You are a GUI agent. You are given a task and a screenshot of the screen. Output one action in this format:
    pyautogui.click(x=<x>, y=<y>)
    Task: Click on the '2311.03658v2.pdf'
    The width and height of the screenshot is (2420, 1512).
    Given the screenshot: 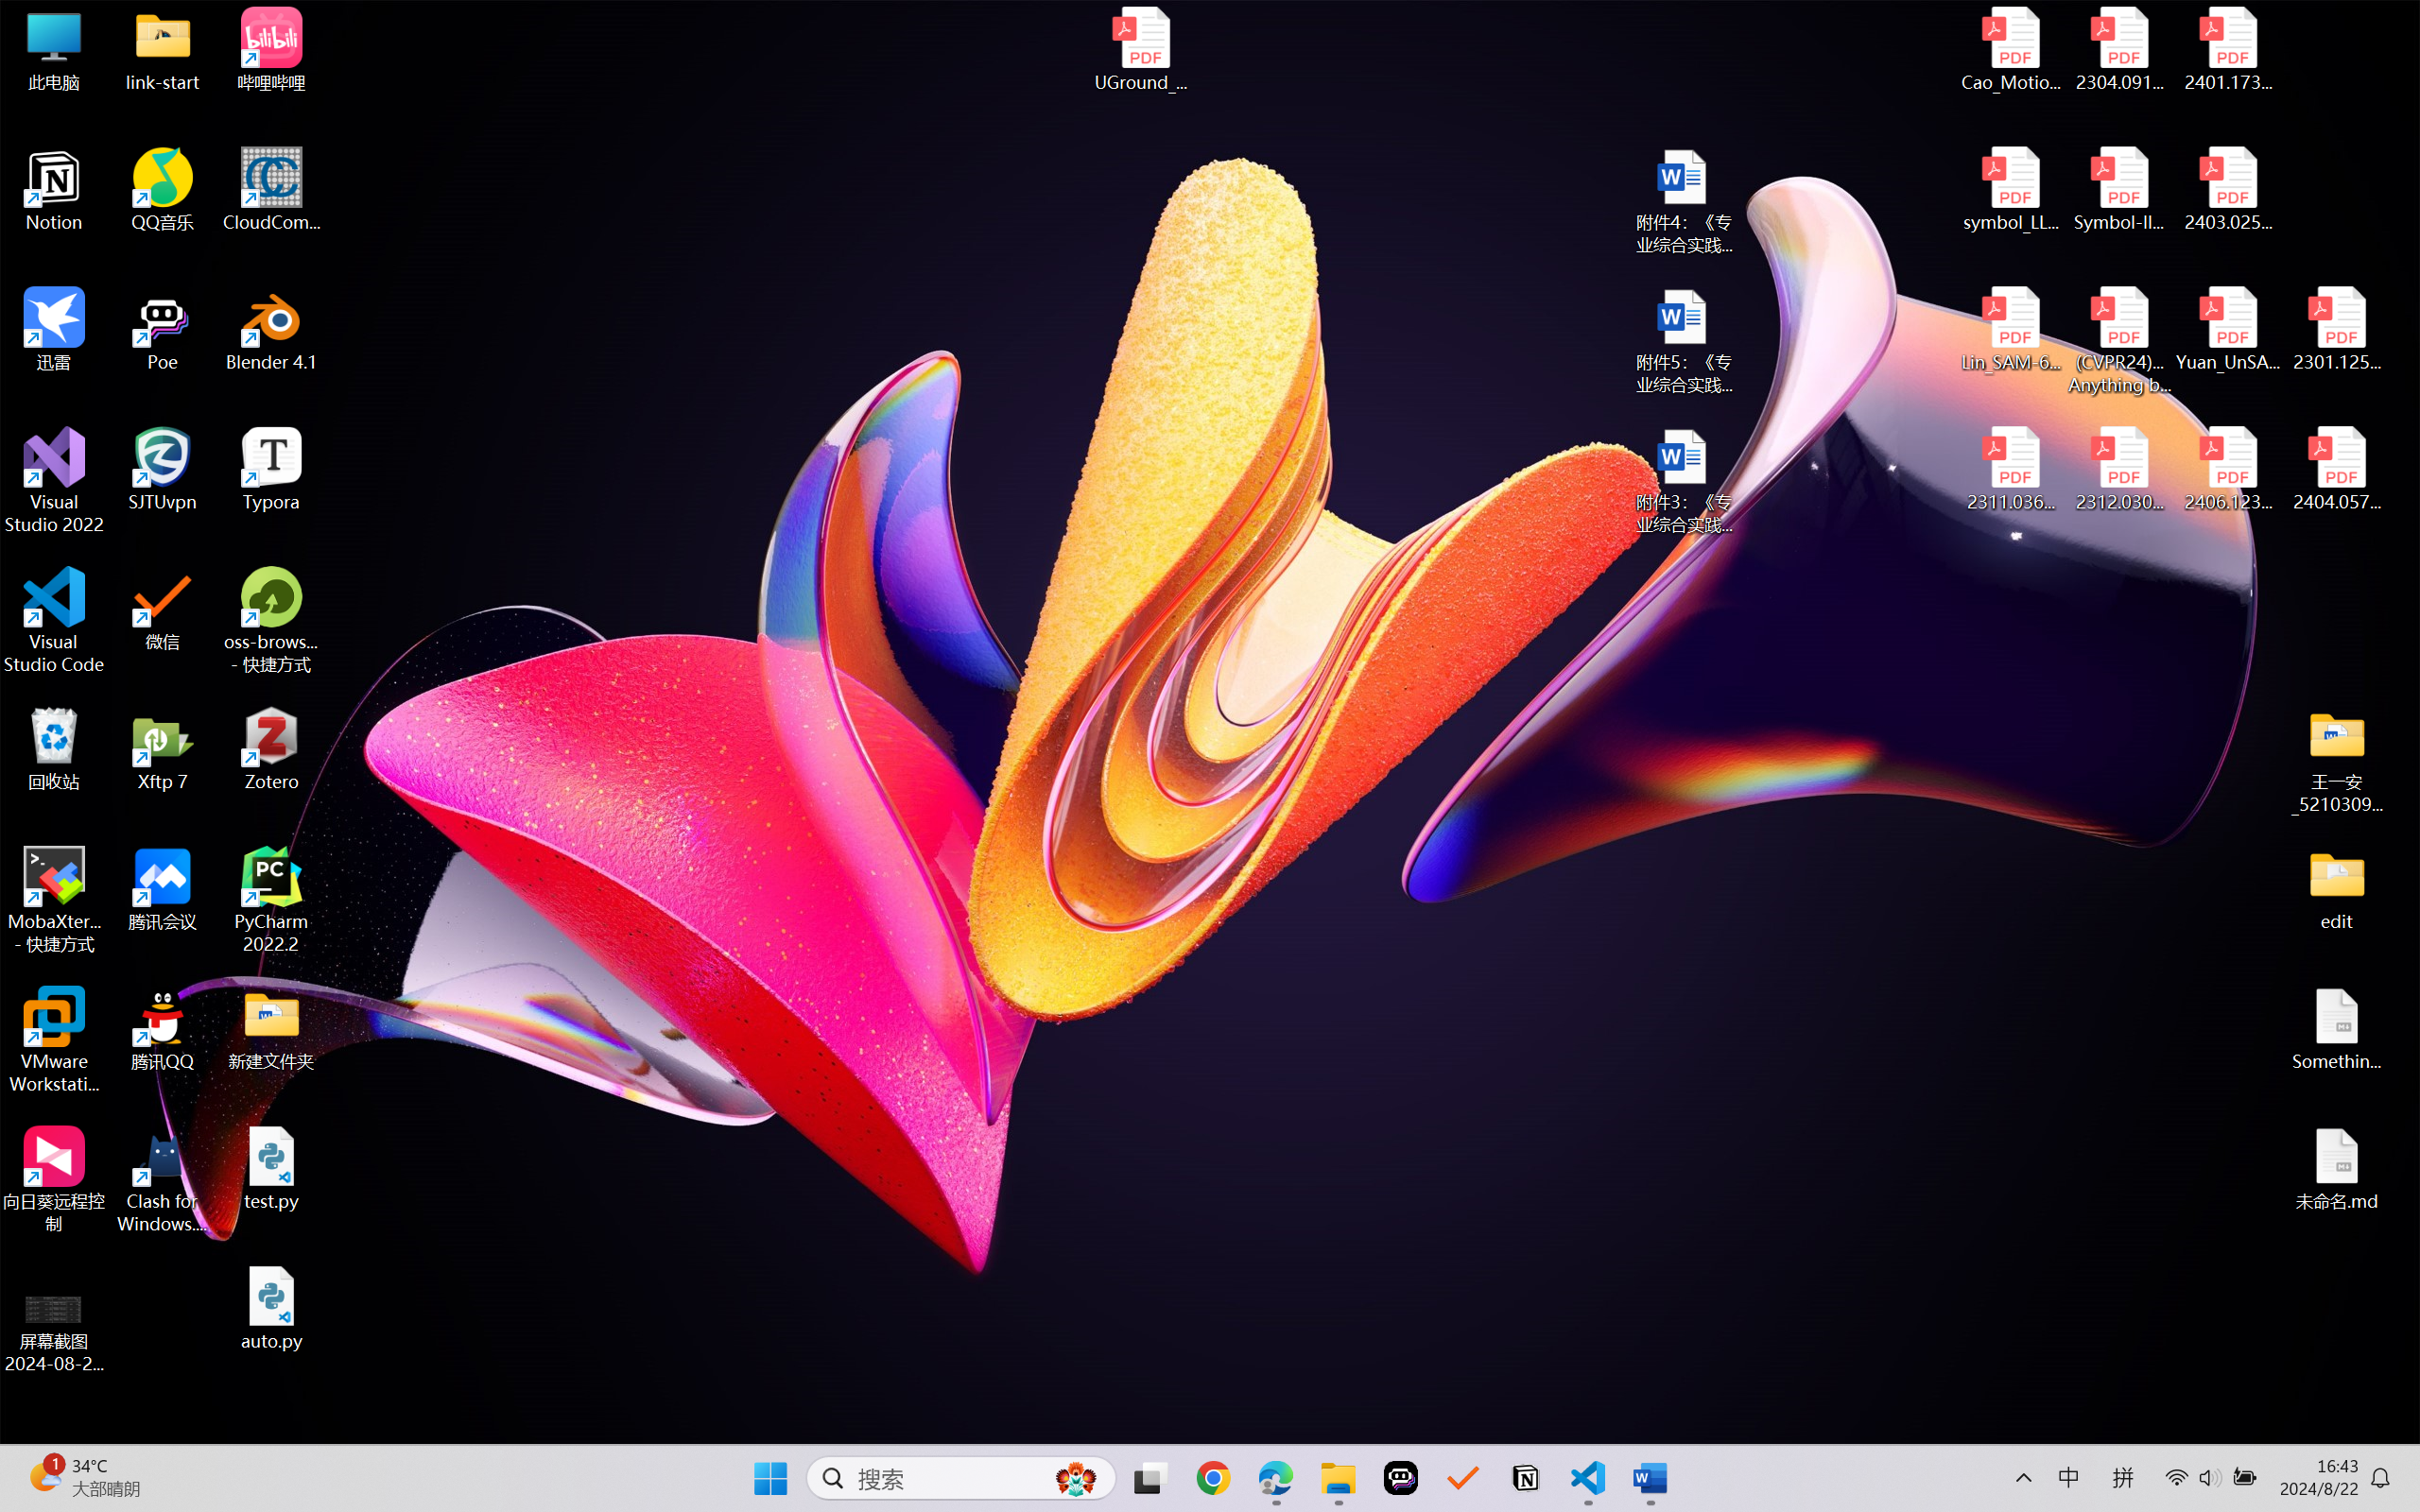 What is the action you would take?
    pyautogui.click(x=2011, y=469)
    